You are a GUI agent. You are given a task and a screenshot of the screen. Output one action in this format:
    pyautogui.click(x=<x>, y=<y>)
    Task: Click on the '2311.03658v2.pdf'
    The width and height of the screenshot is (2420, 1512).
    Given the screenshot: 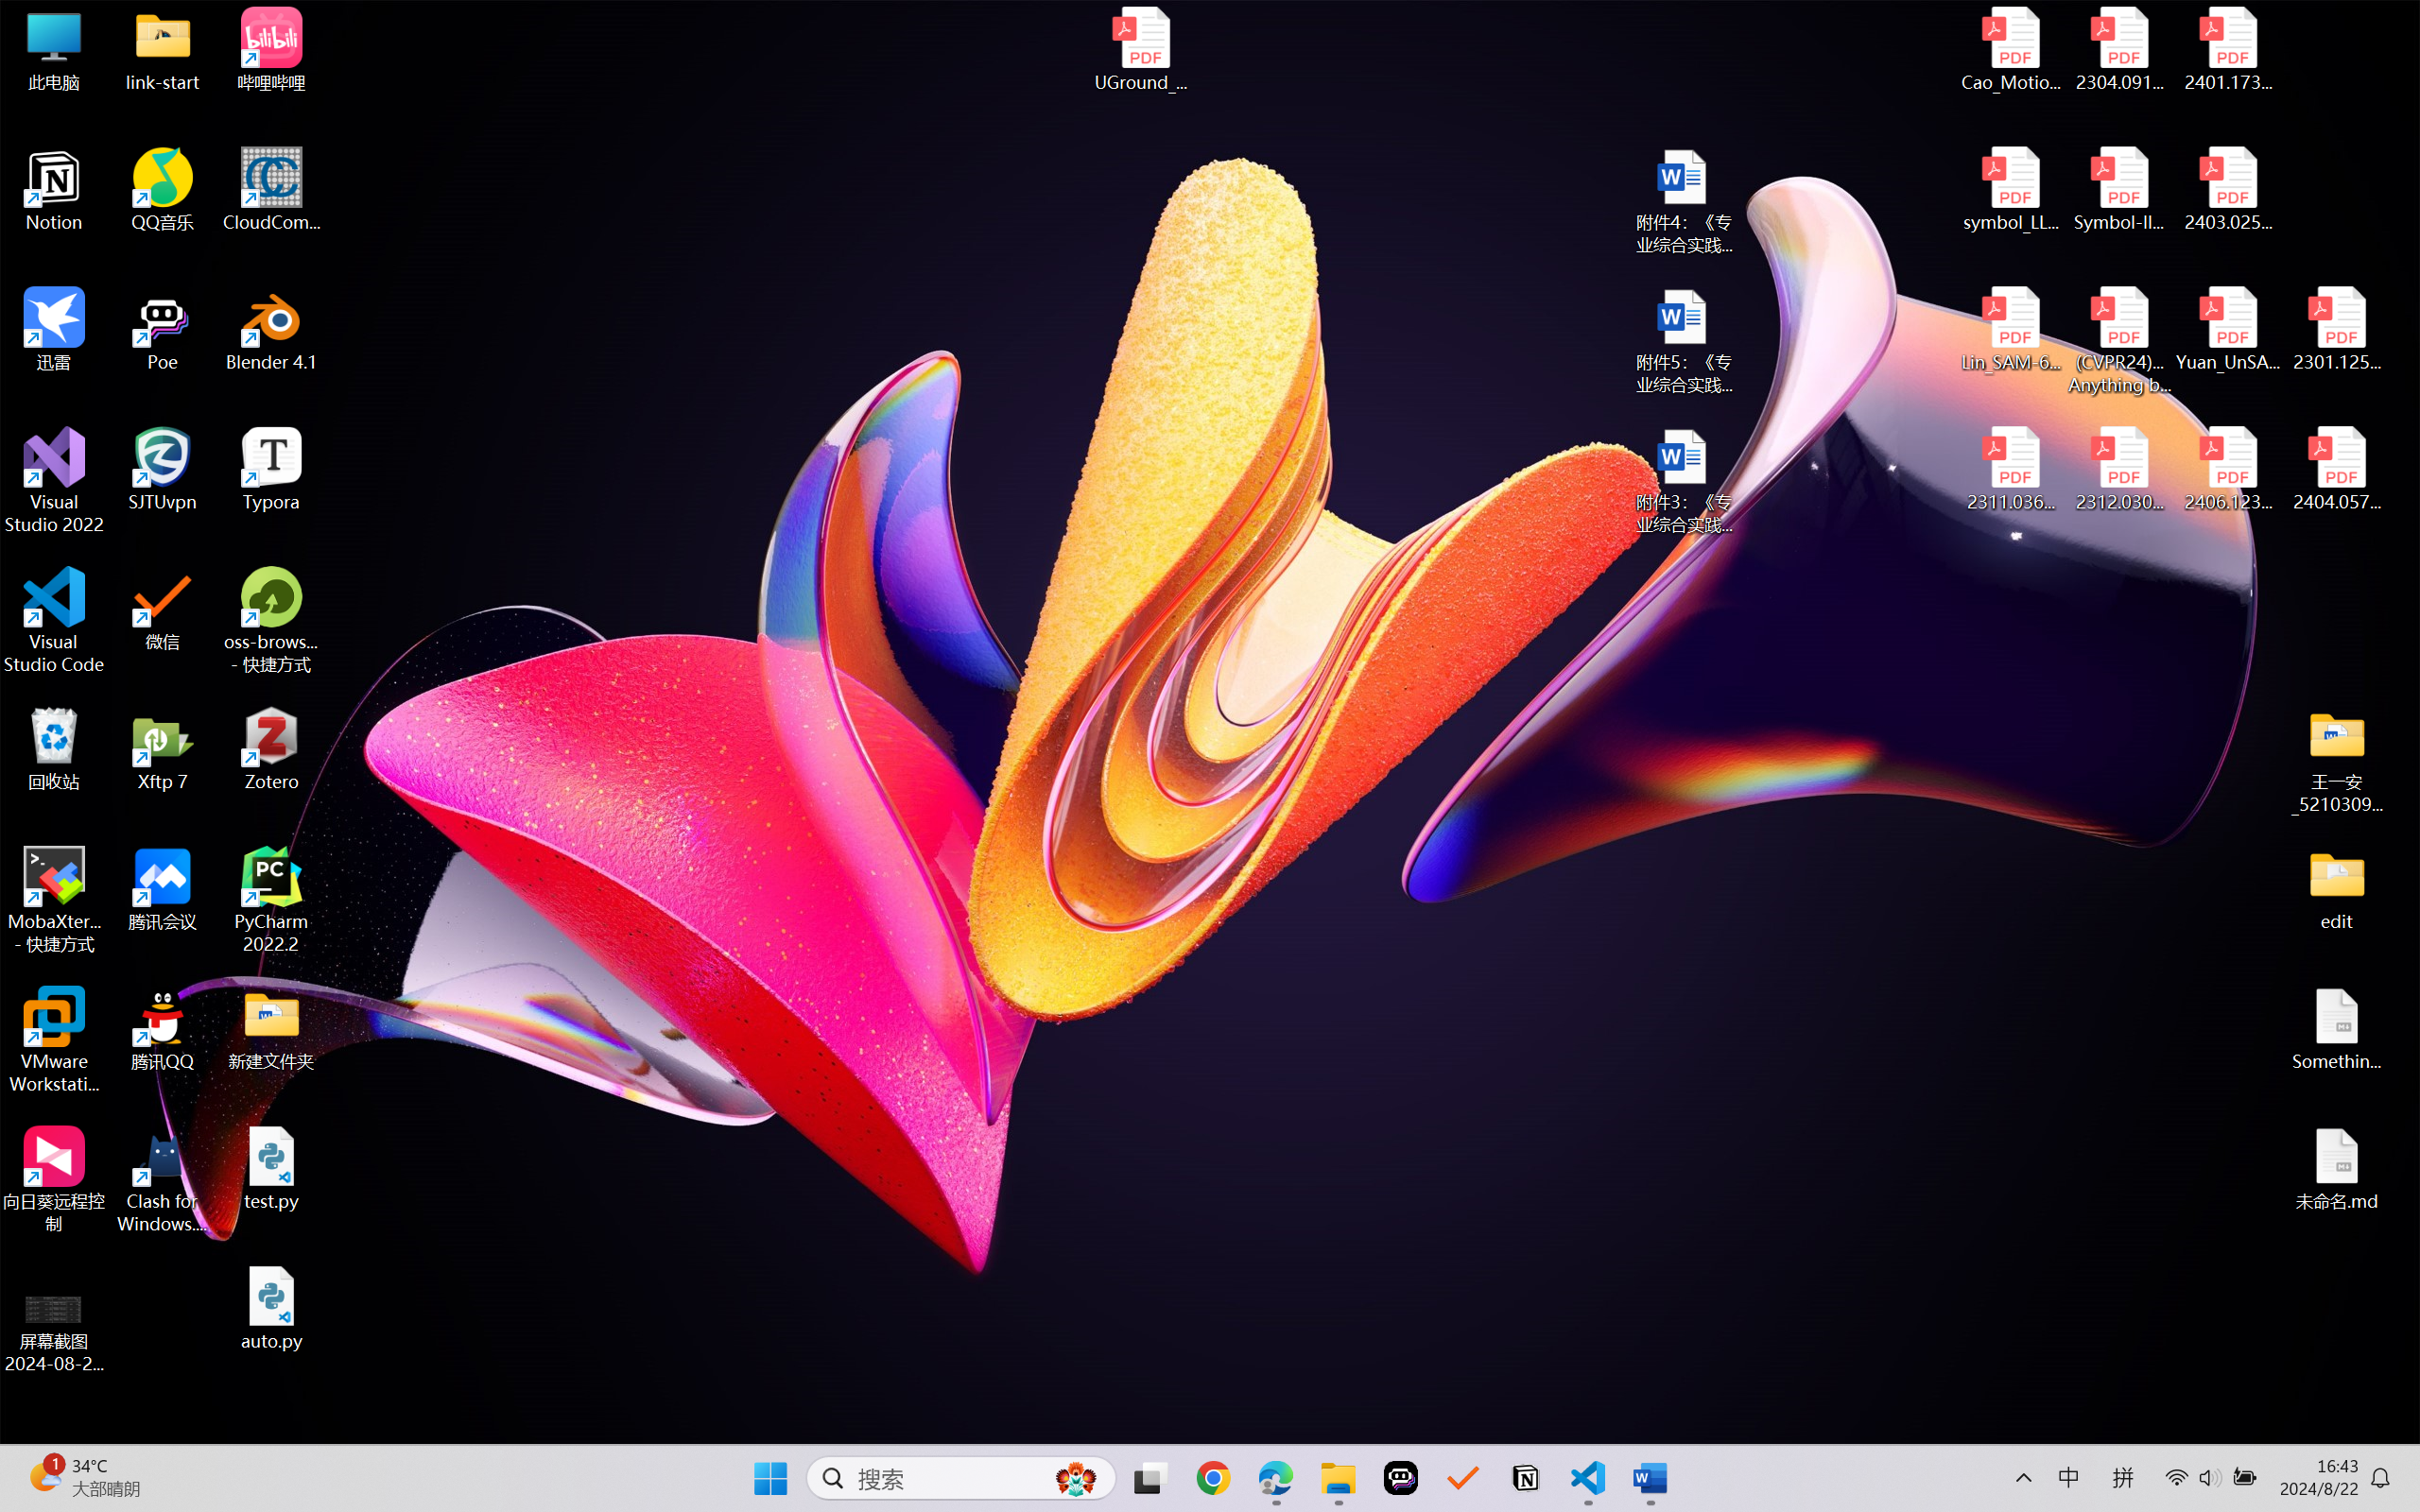 What is the action you would take?
    pyautogui.click(x=2011, y=469)
    